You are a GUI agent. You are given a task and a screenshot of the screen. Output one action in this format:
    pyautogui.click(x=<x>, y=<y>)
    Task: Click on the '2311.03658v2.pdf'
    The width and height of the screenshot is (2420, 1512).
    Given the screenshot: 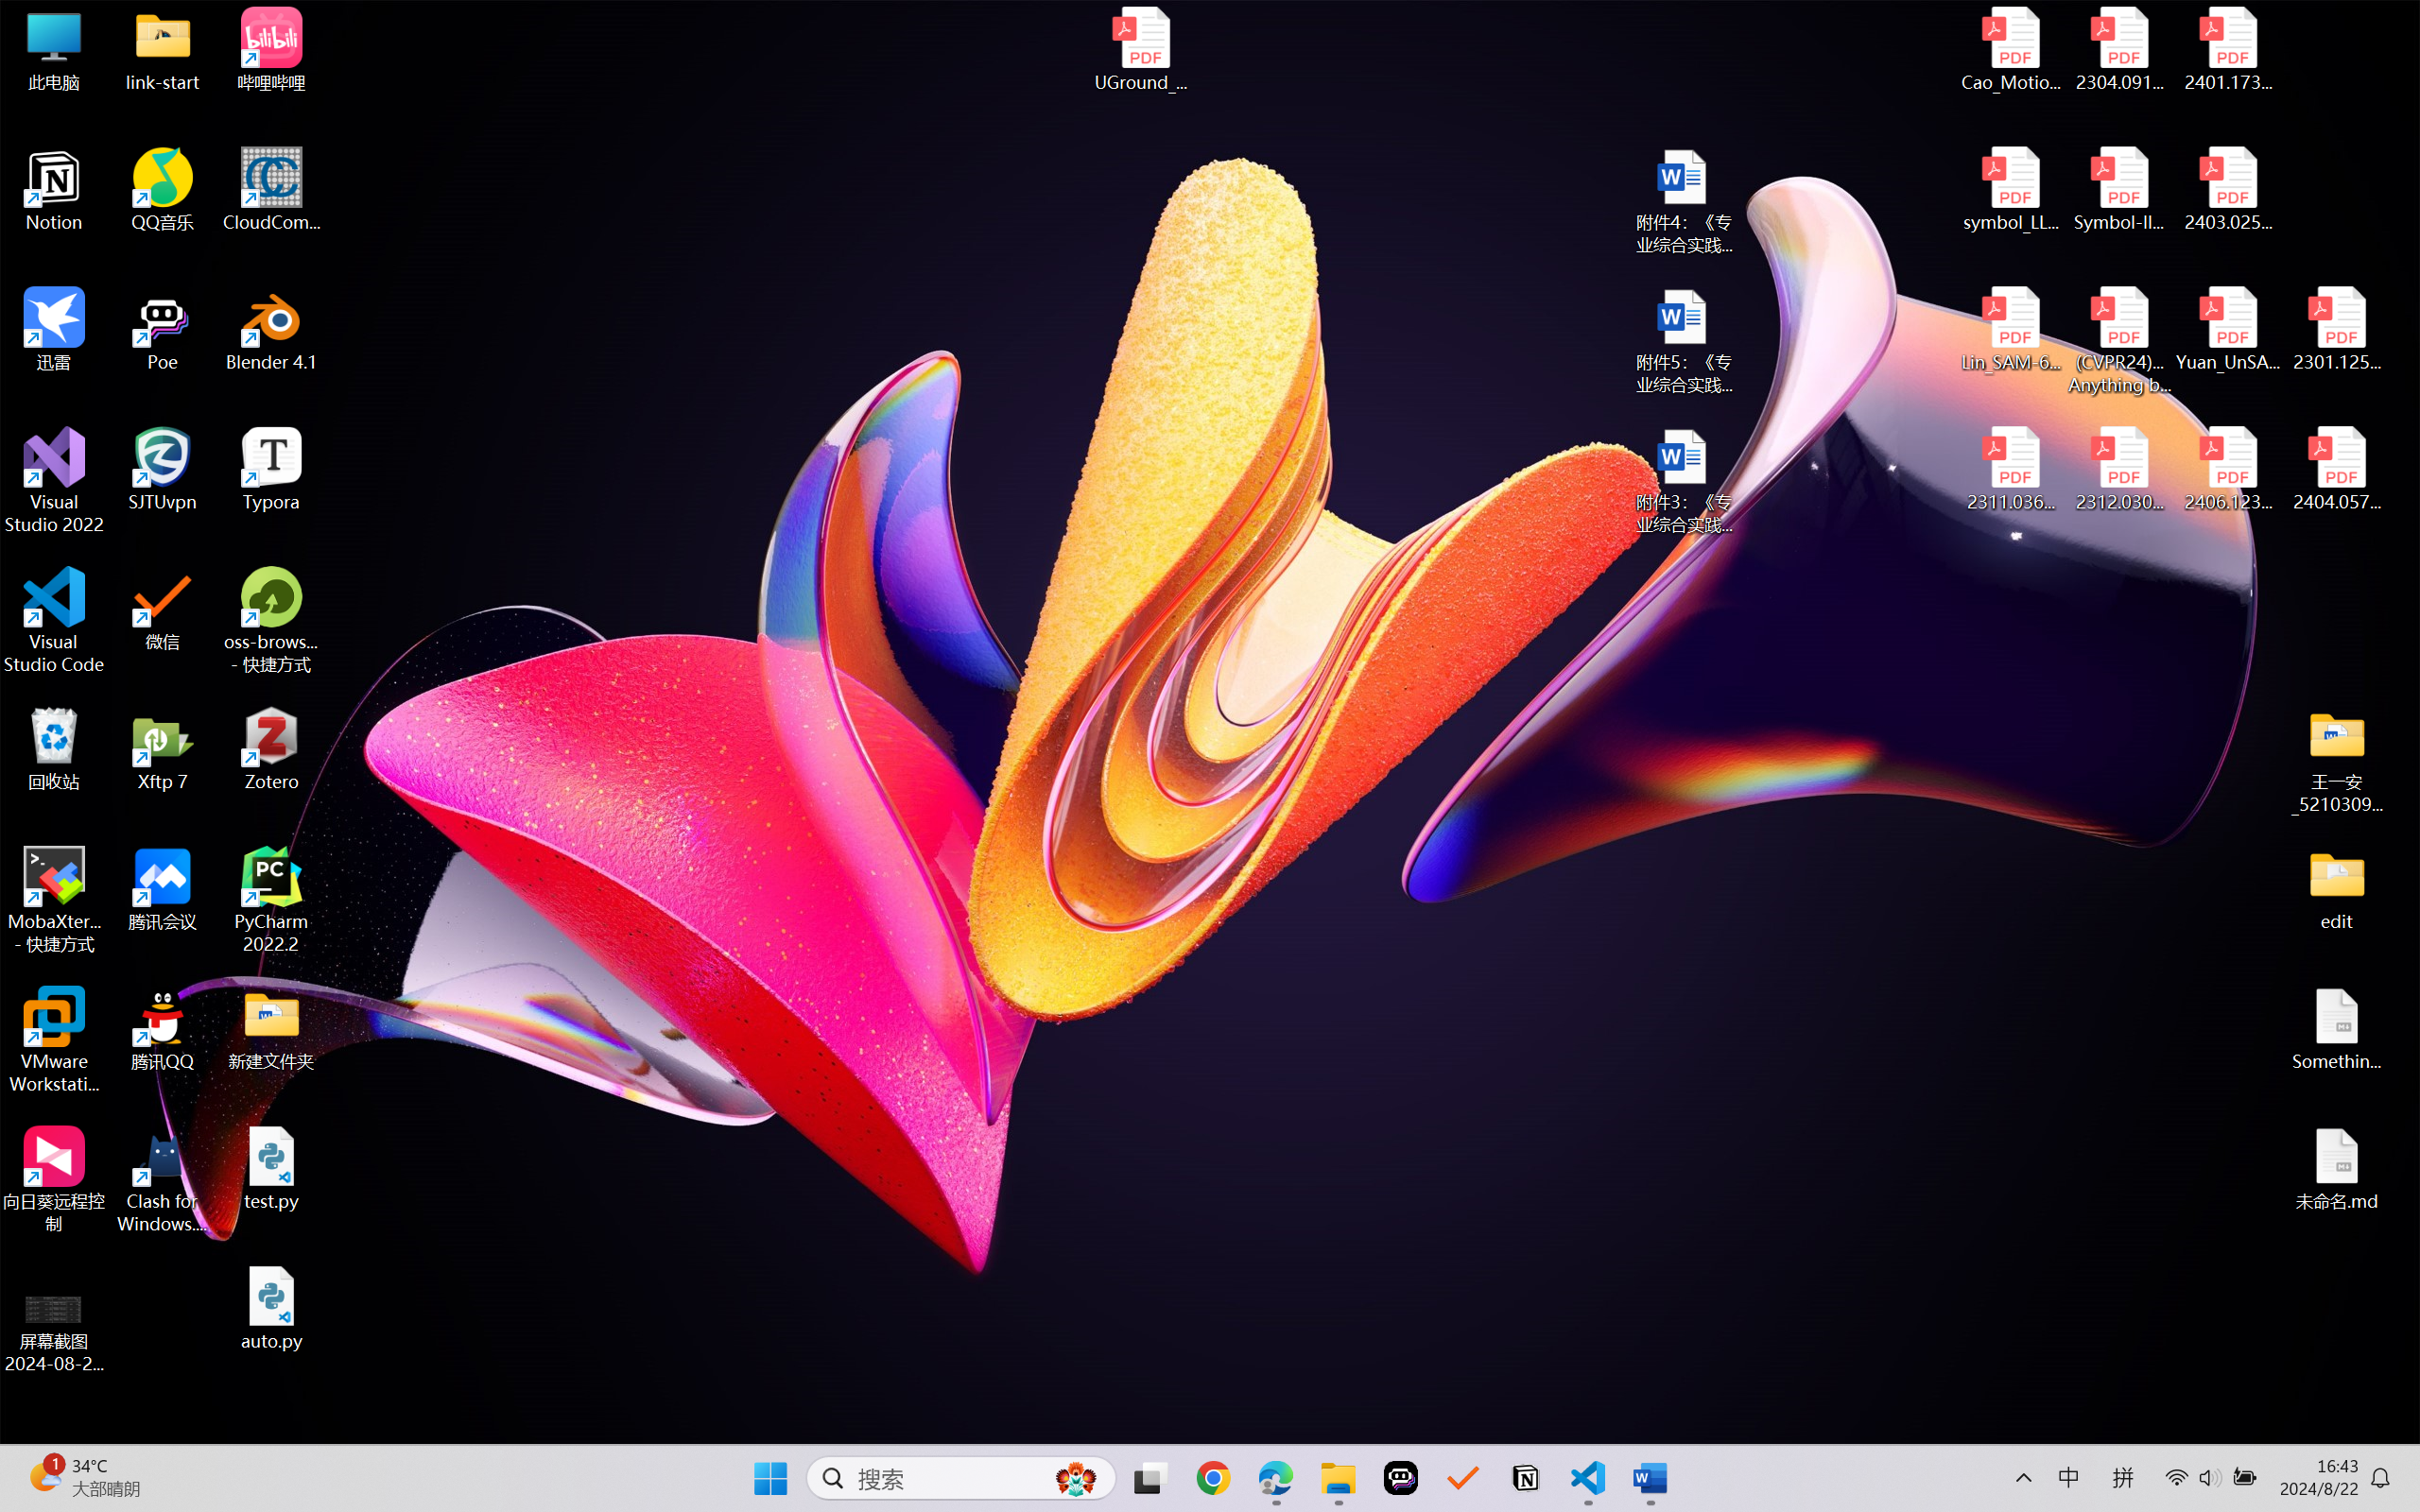 What is the action you would take?
    pyautogui.click(x=2011, y=469)
    